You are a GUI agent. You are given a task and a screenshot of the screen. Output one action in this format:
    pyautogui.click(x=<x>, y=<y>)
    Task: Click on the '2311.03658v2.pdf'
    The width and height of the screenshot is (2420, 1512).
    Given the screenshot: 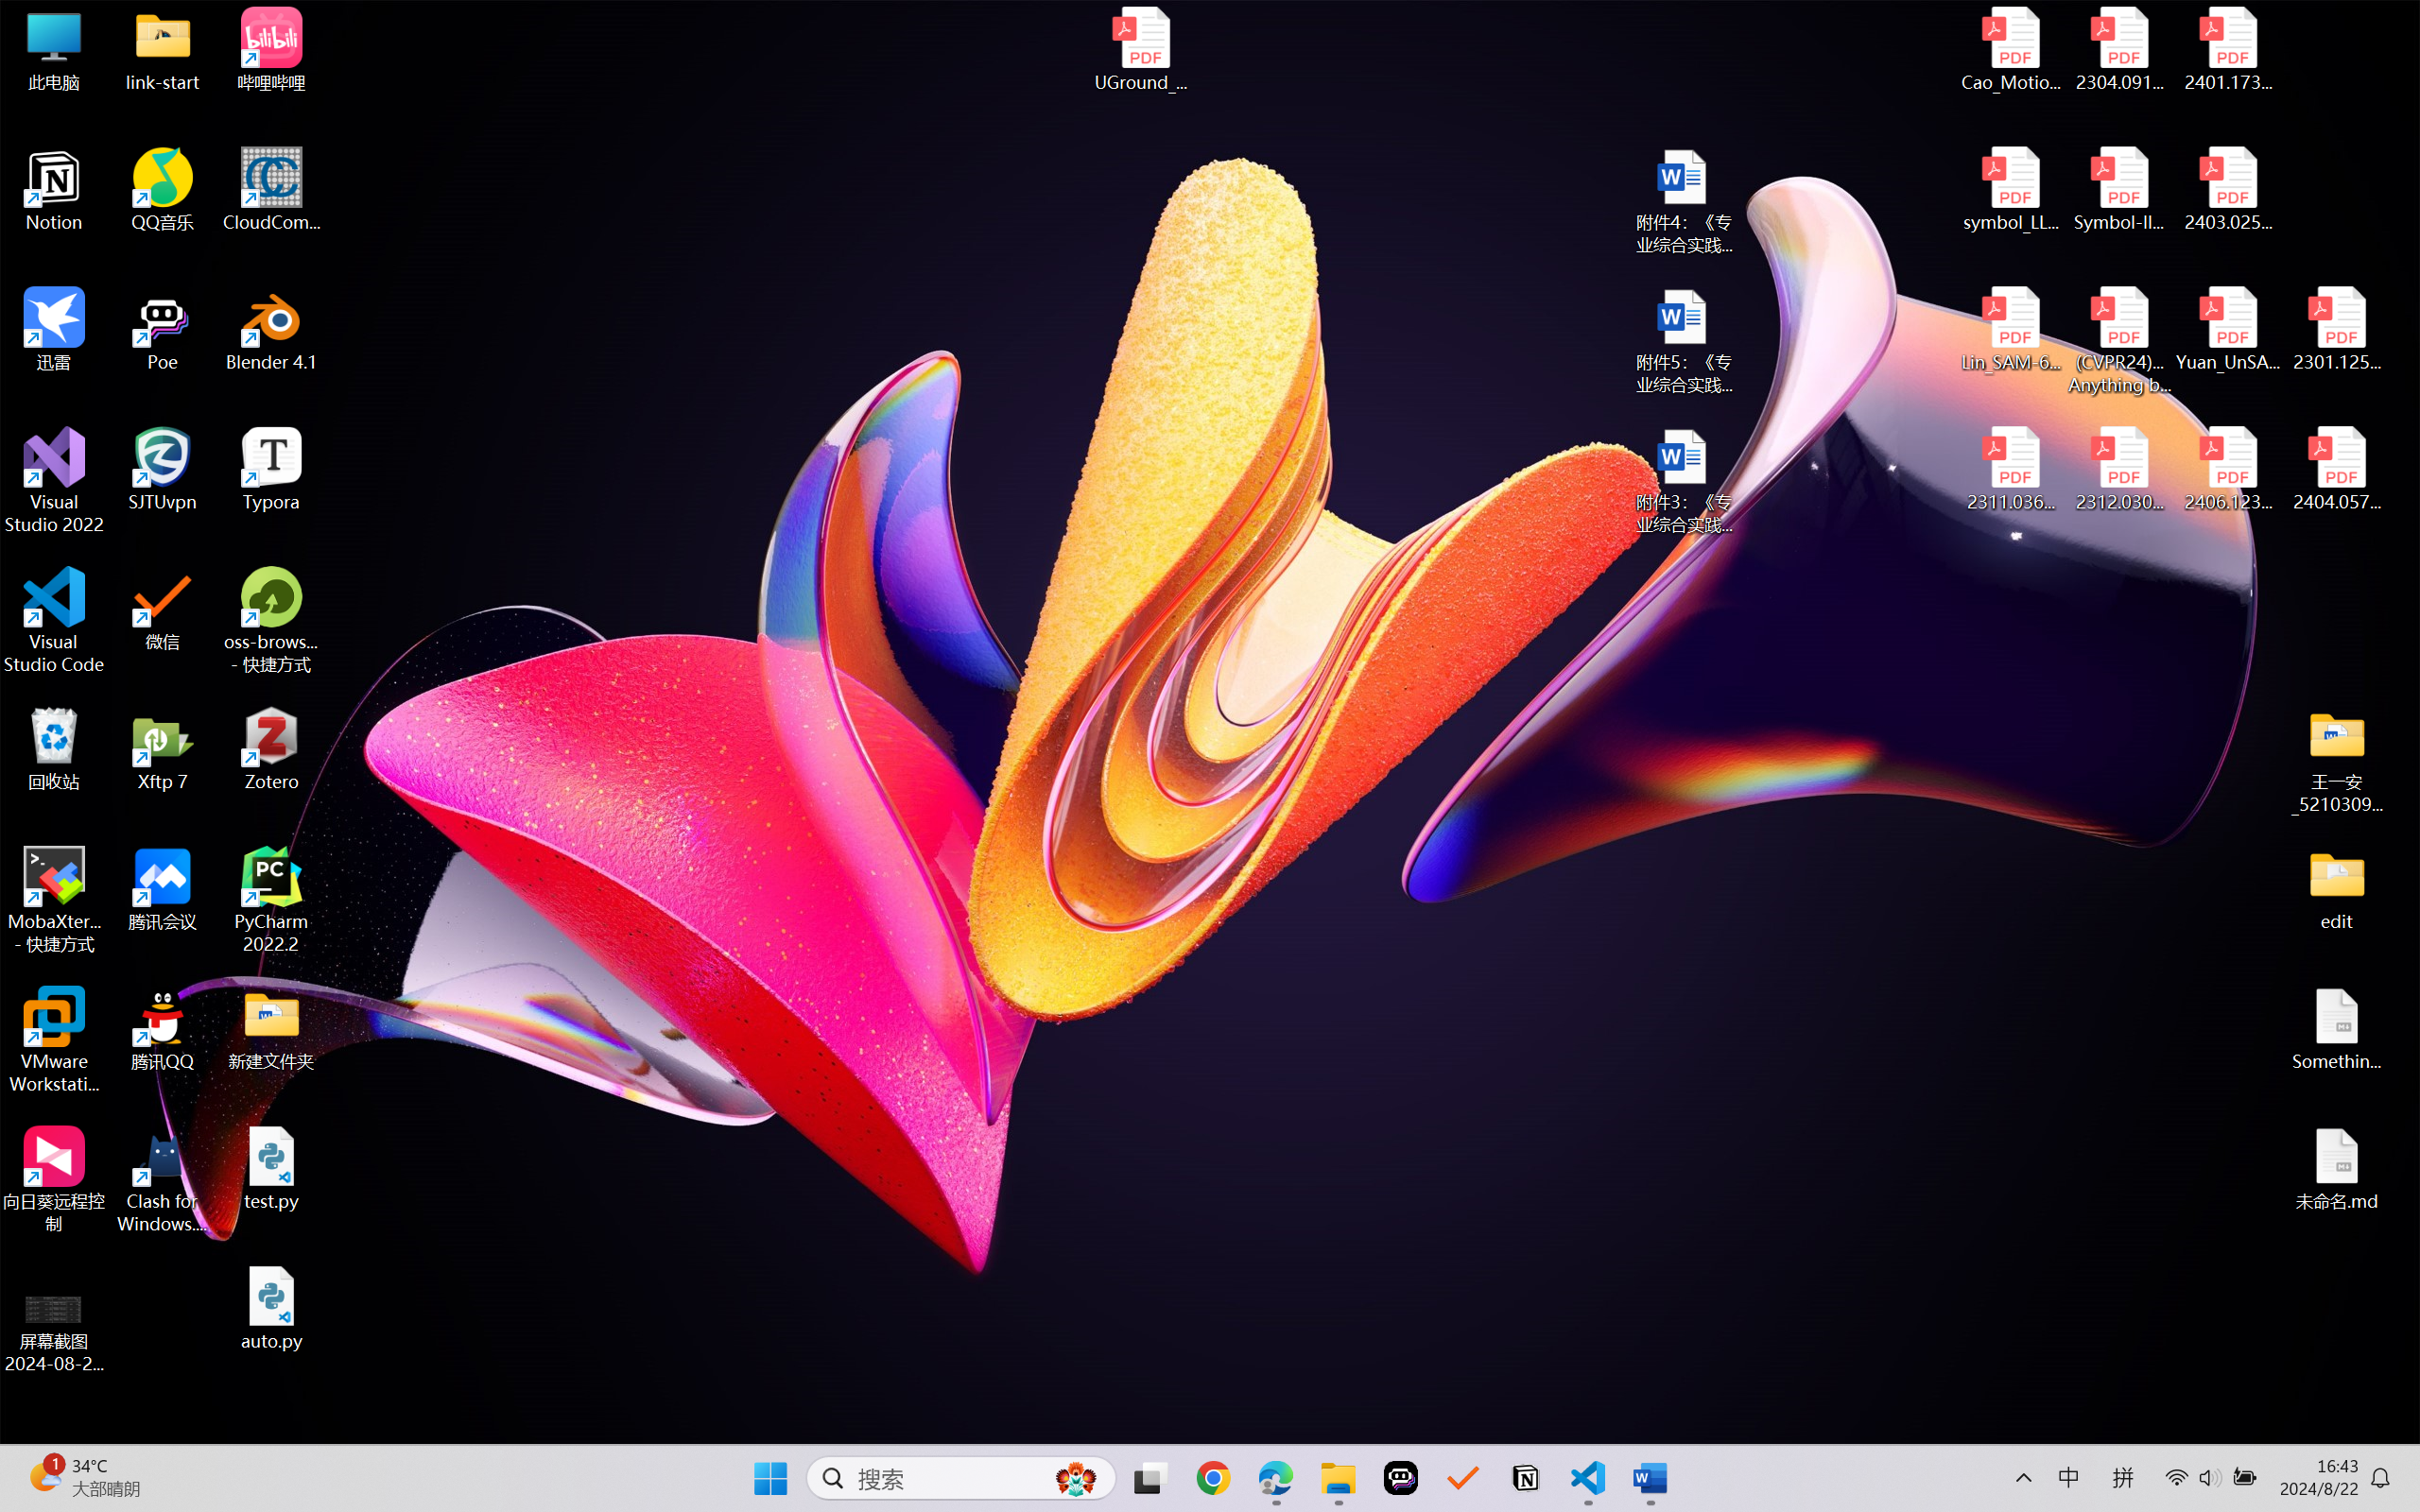 What is the action you would take?
    pyautogui.click(x=2011, y=469)
    